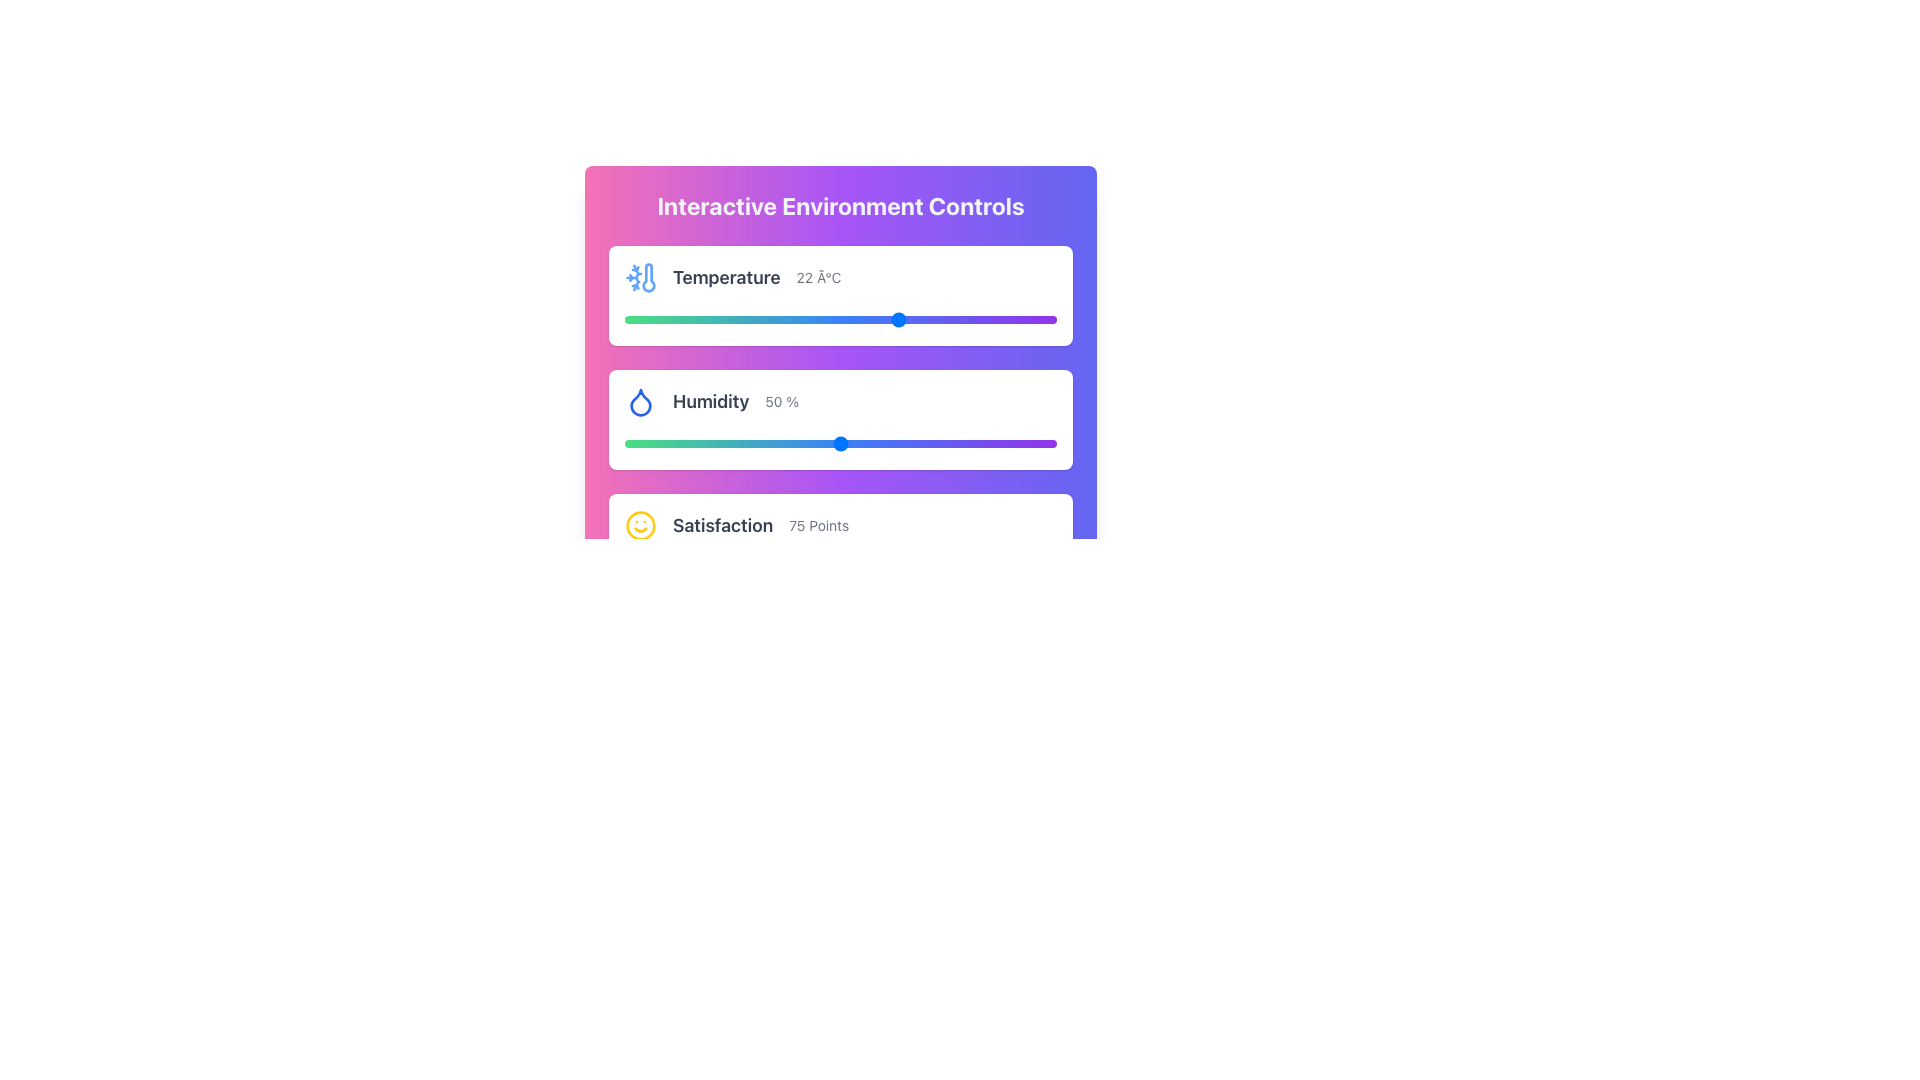 The height and width of the screenshot is (1080, 1920). I want to click on humidity, so click(744, 442).